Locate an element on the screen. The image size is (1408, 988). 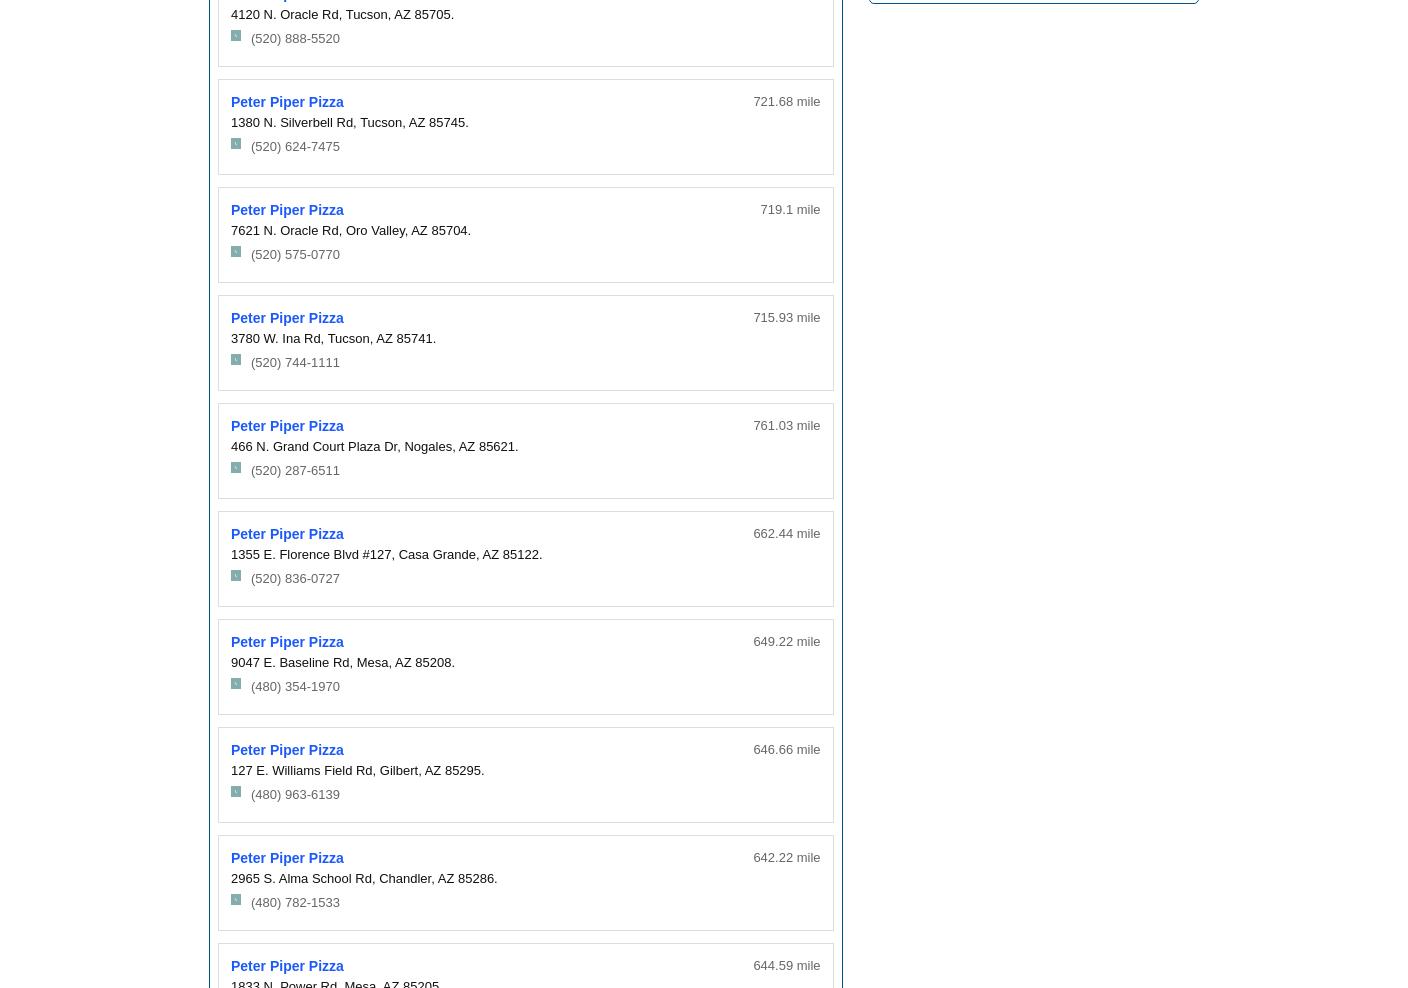
'Oro Valley,' is located at coordinates (375, 229).